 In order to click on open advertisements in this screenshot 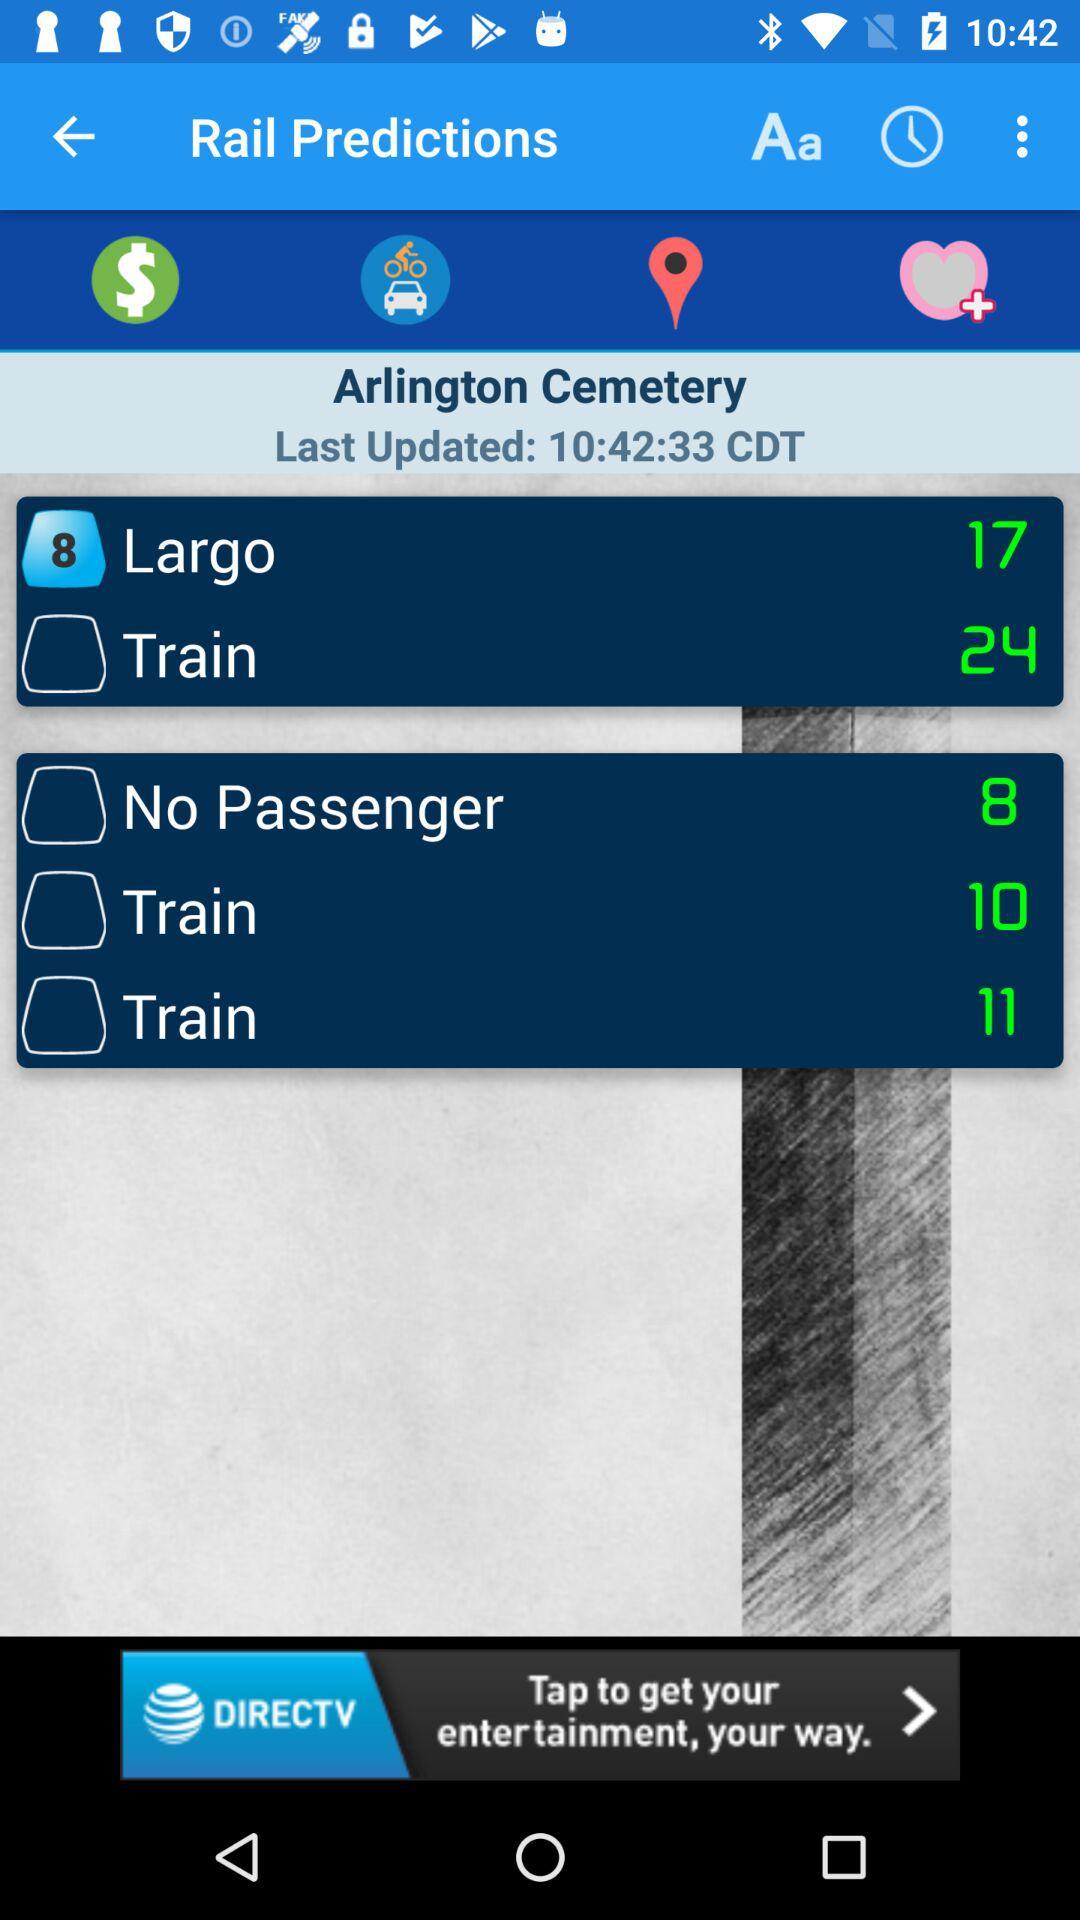, I will do `click(540, 1713)`.